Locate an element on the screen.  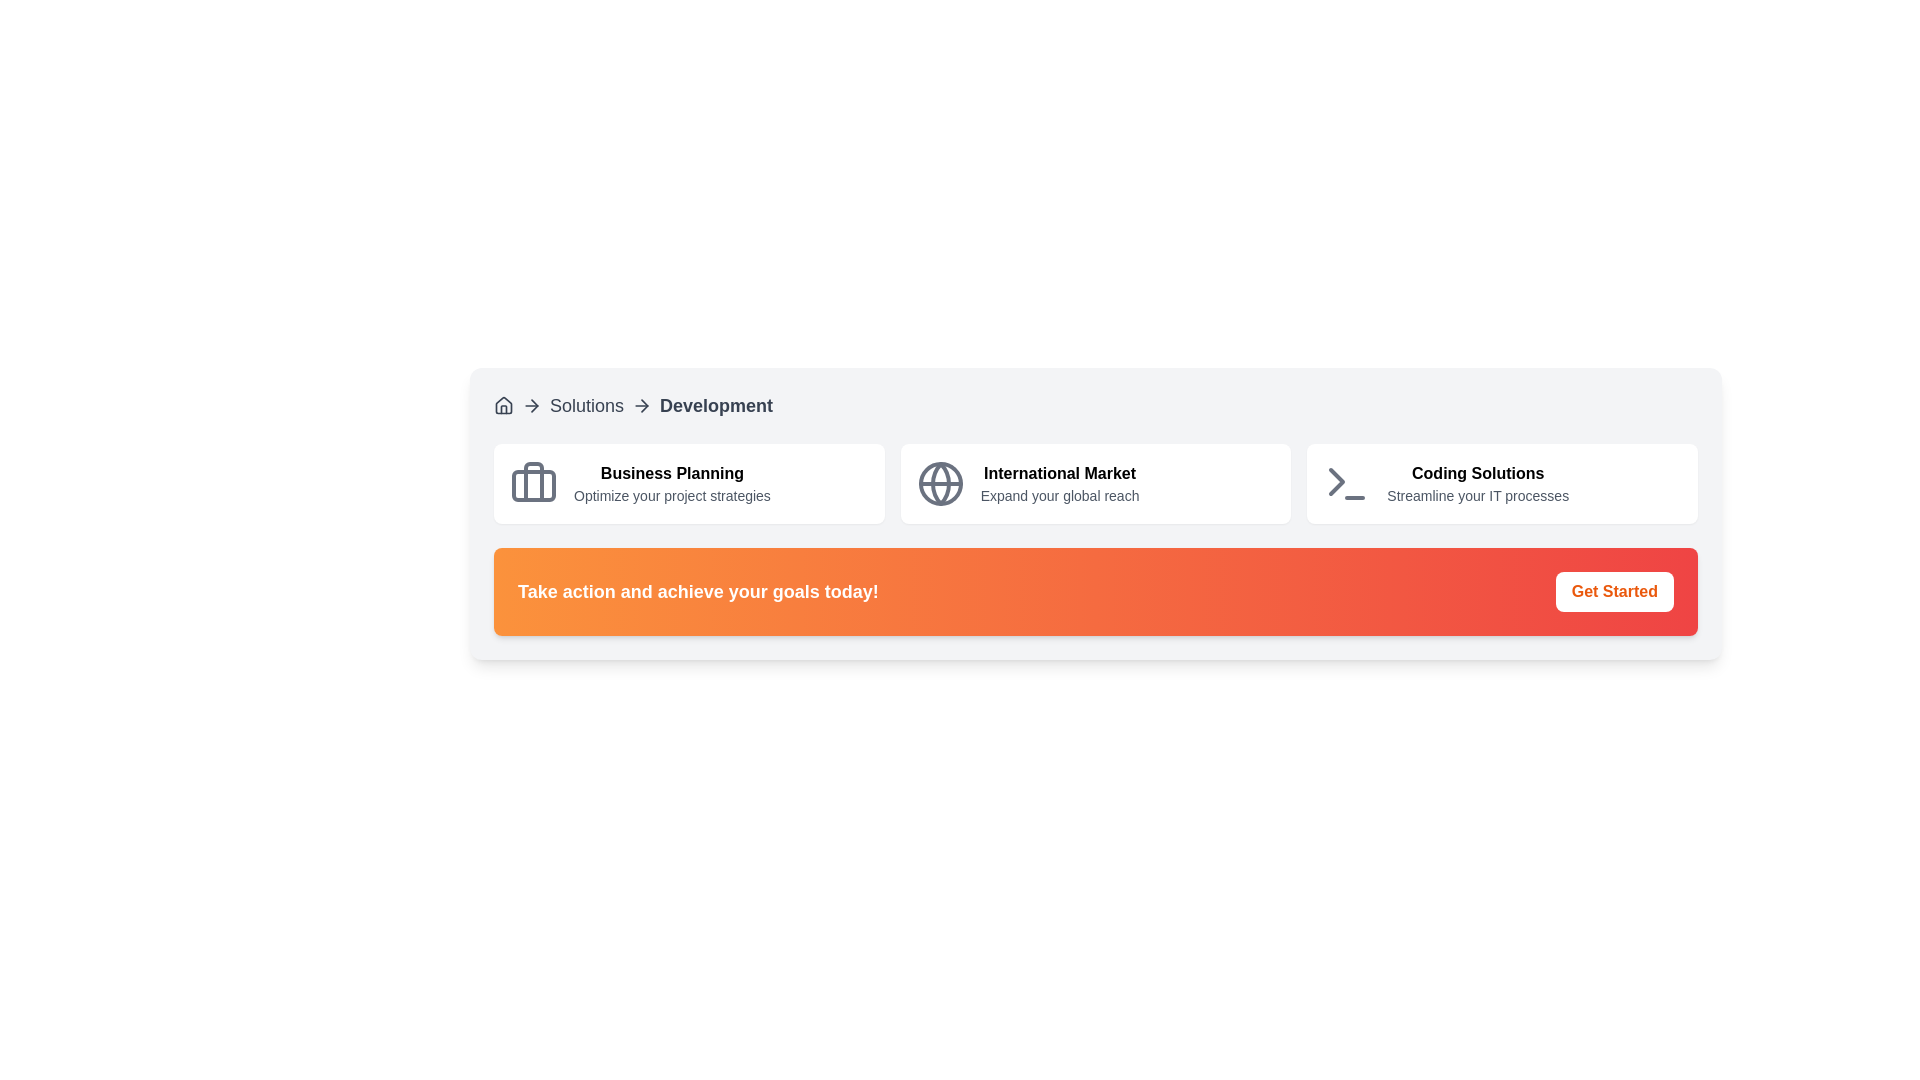
the card element labeled 'Coding Solutions' which contains a terminal icon and two lines of text. This card is the third in a row of three, visually similar sections, and is centrally aligned within its group is located at coordinates (1502, 483).